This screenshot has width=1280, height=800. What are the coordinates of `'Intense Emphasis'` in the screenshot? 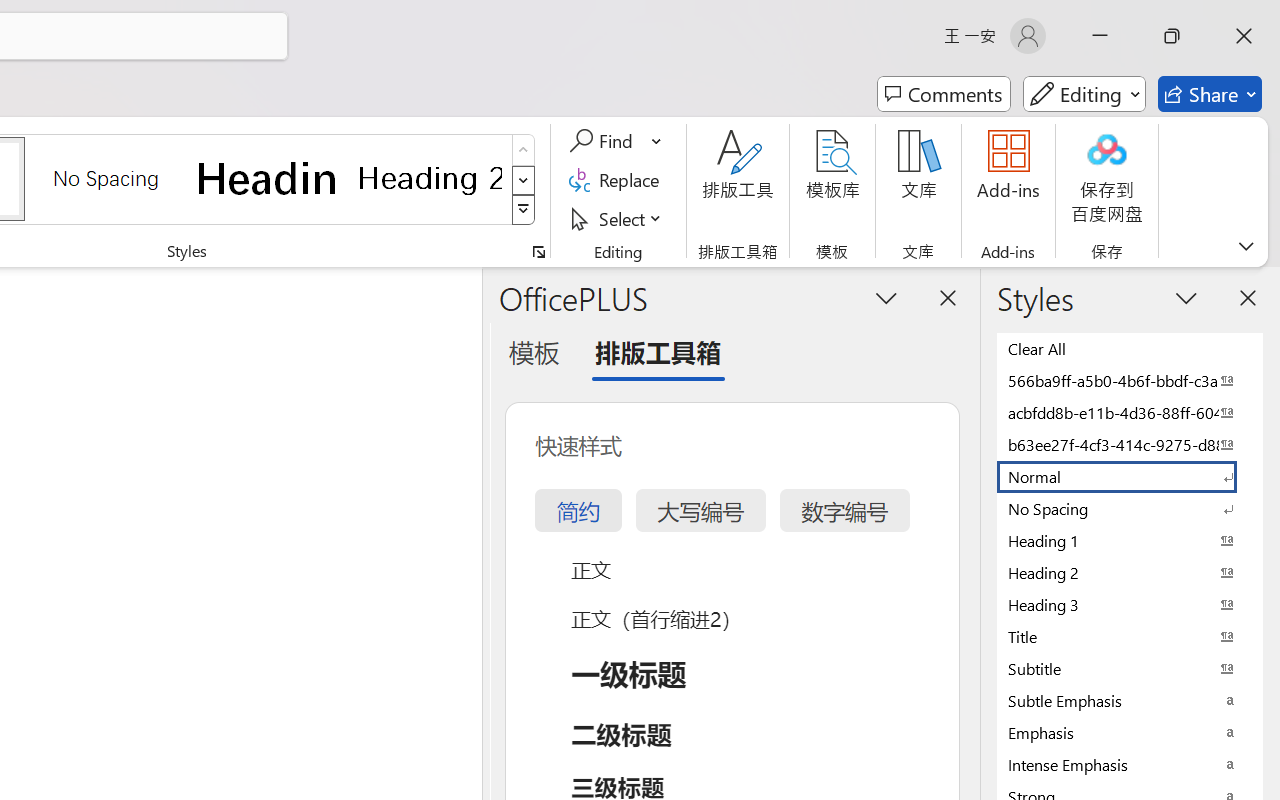 It's located at (1130, 764).